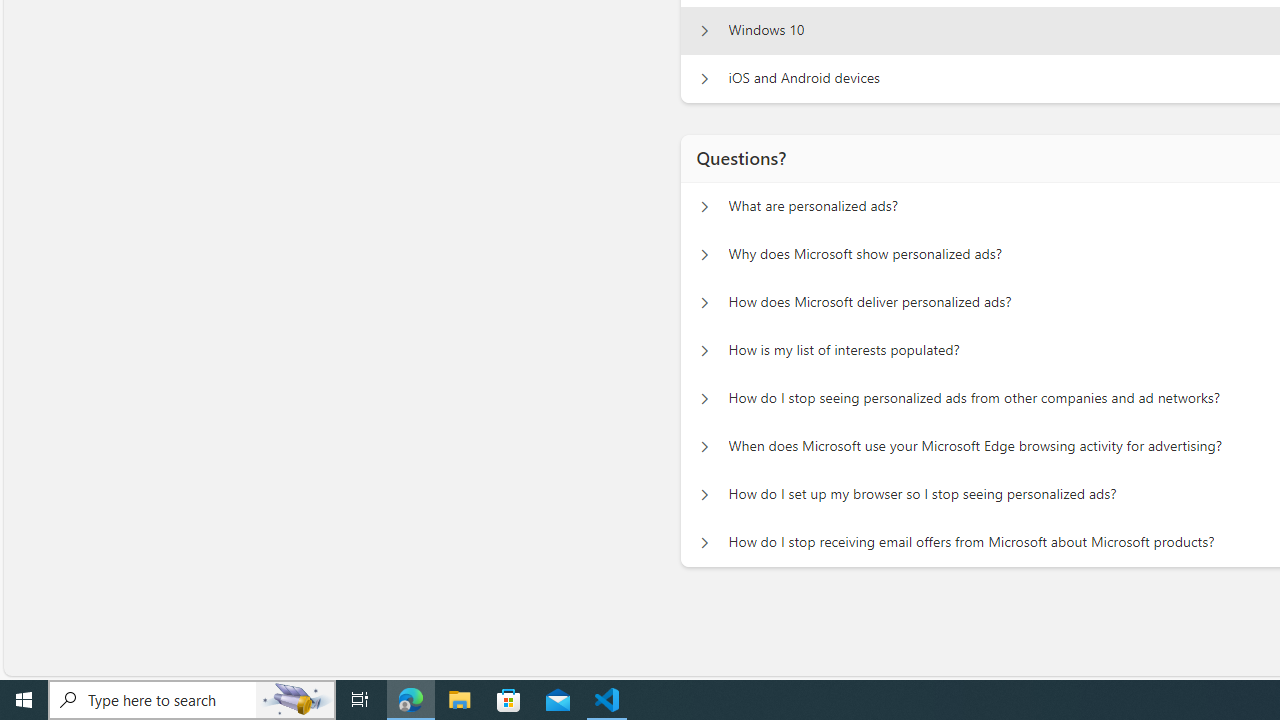  I want to click on 'Manage personalized ads on your device Windows 10', so click(704, 30).